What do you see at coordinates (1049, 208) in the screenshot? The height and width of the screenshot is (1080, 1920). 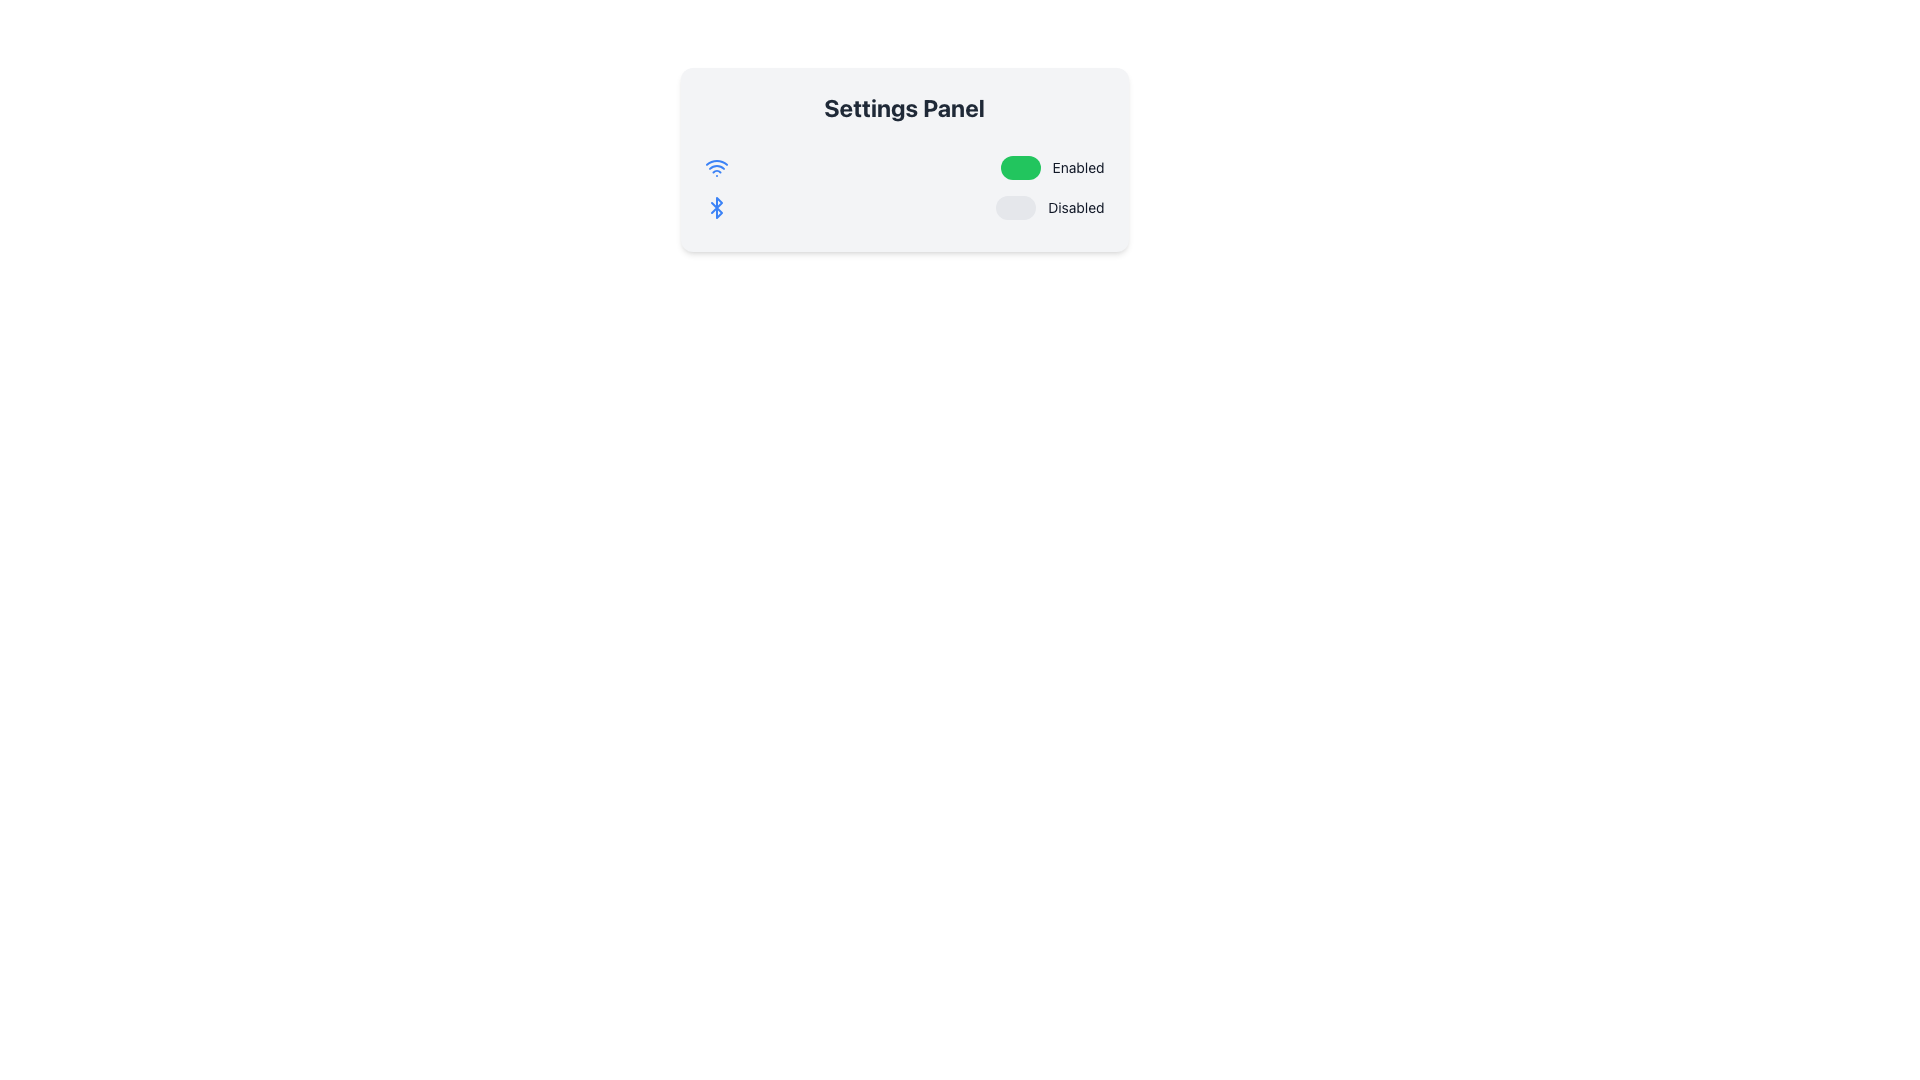 I see `the toggle switch labeled 'Disabled'` at bounding box center [1049, 208].